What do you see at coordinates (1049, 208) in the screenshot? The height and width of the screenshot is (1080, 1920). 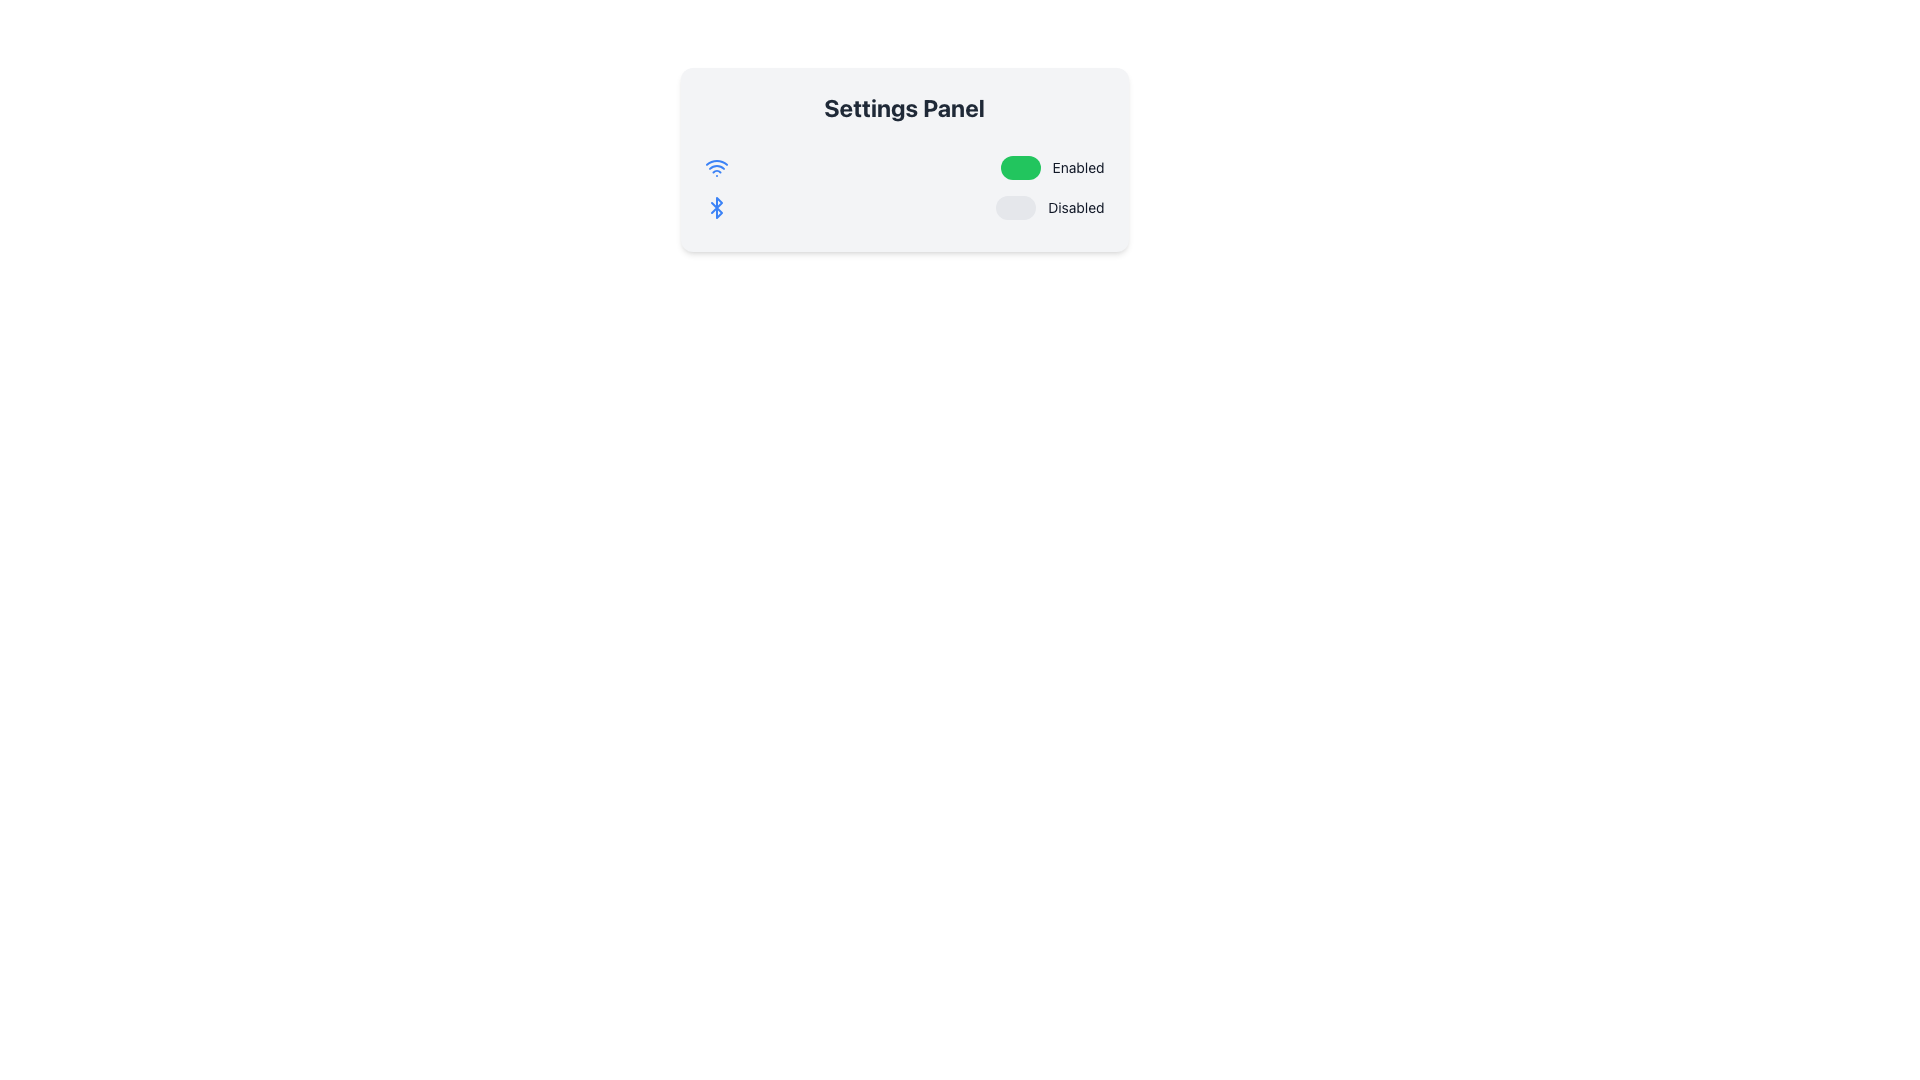 I see `the toggle switch labeled 'Disabled'` at bounding box center [1049, 208].